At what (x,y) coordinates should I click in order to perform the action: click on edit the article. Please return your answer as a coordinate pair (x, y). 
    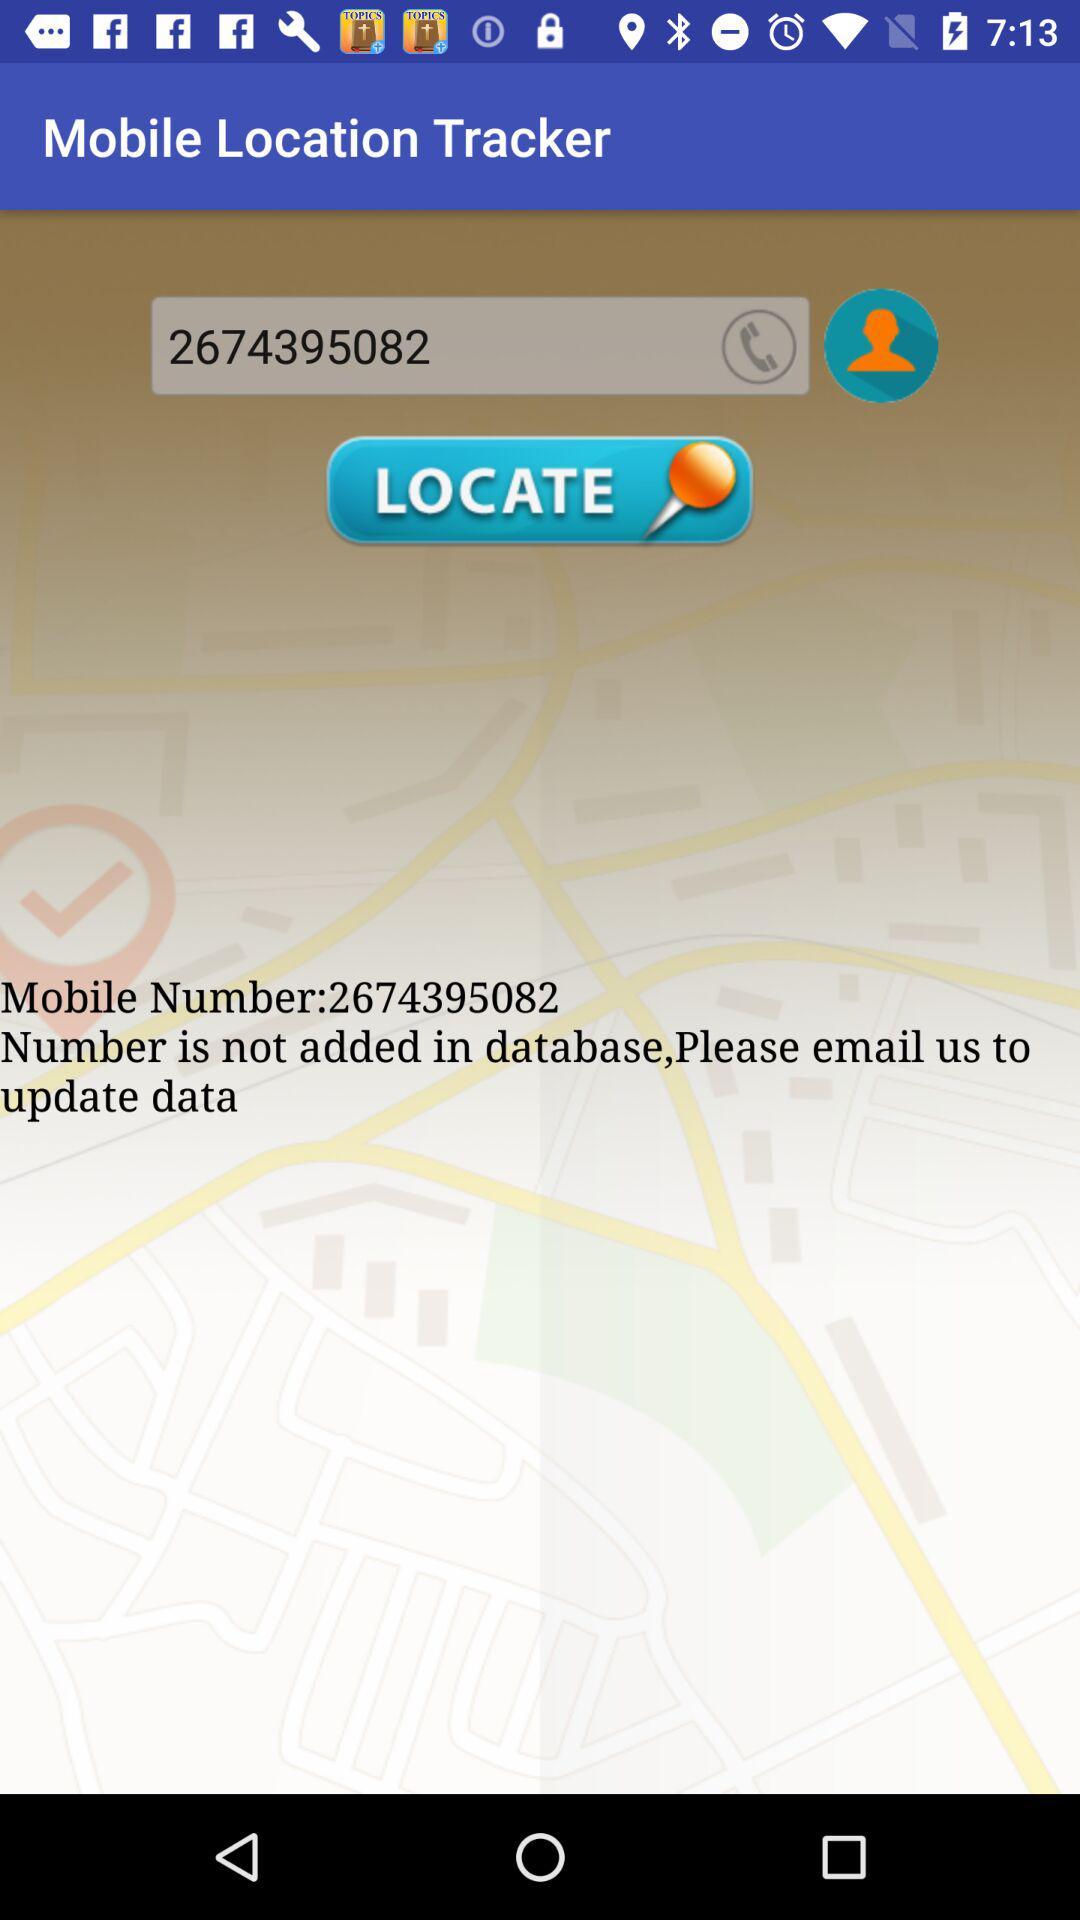
    Looking at the image, I should click on (880, 345).